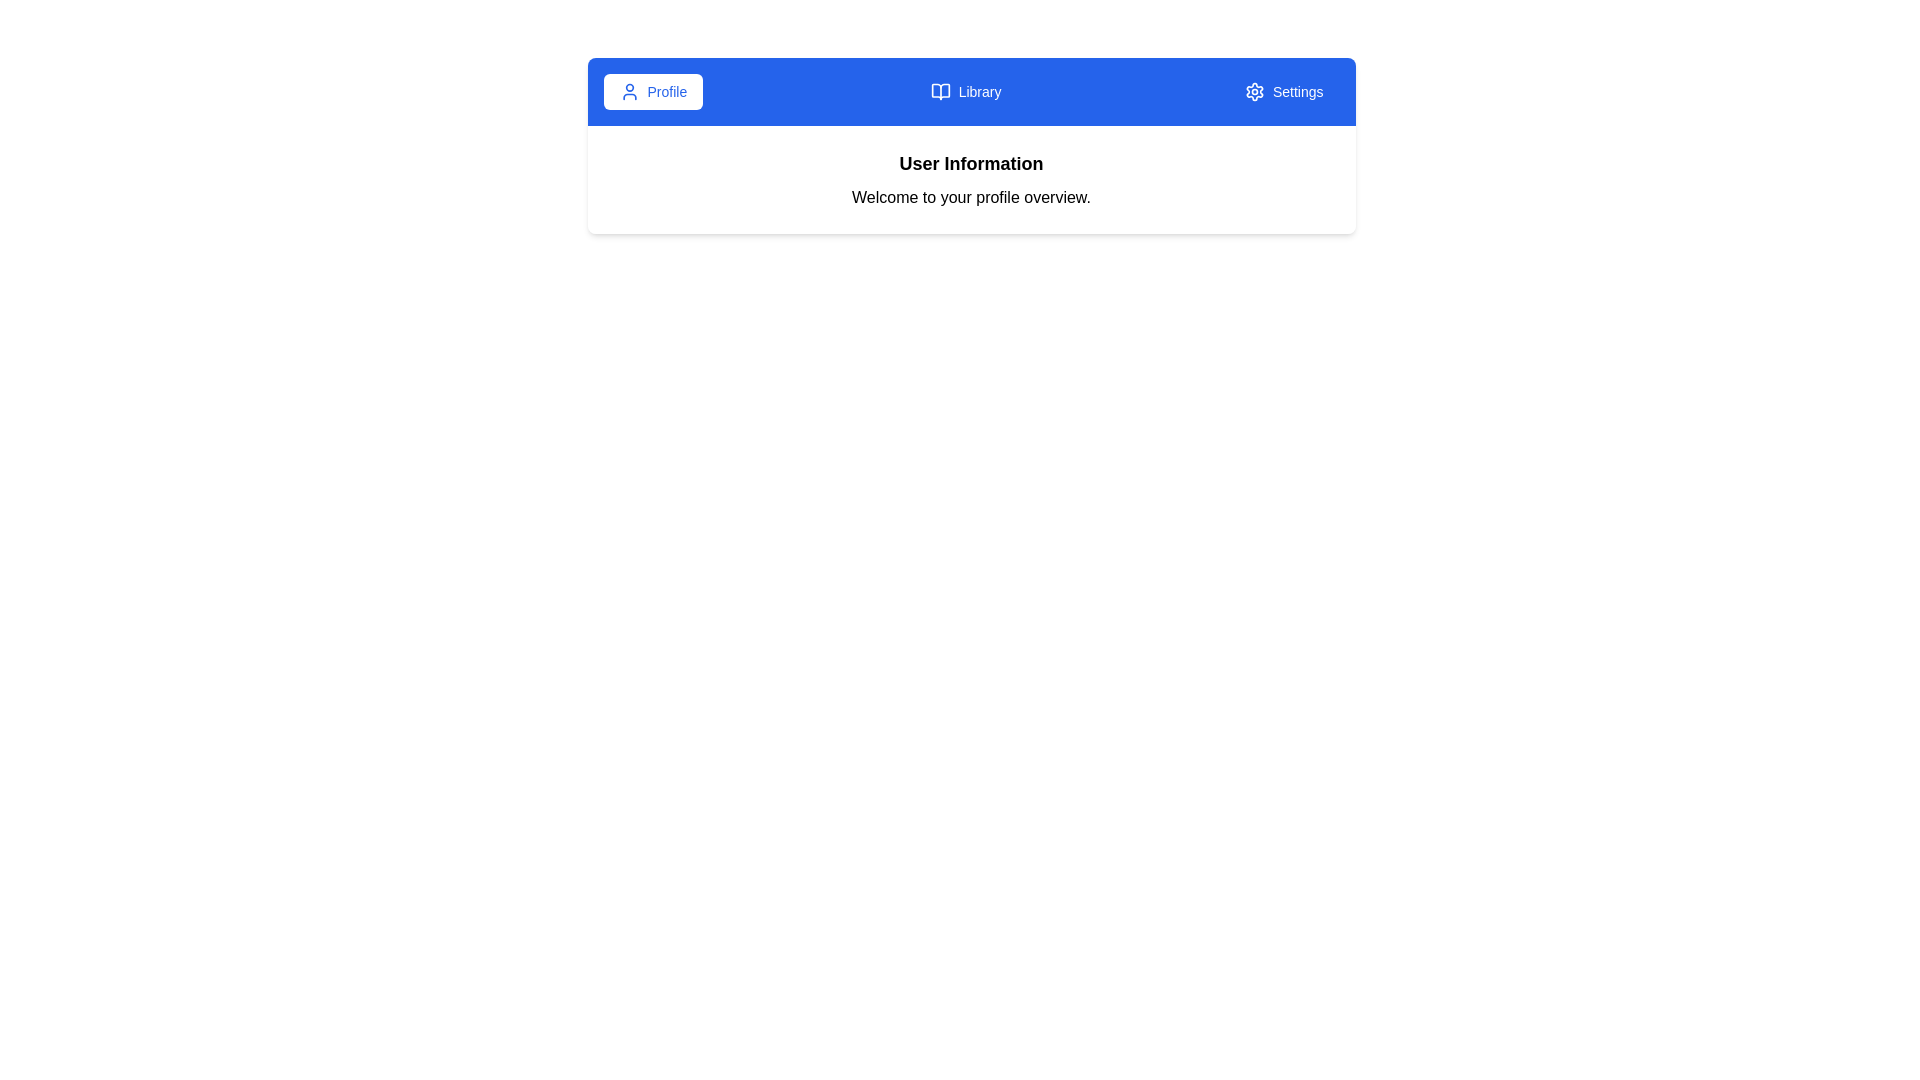 This screenshot has height=1080, width=1920. What do you see at coordinates (628, 92) in the screenshot?
I see `the user profile icon located on the left side of the header bar, part of the 'Profile' button` at bounding box center [628, 92].